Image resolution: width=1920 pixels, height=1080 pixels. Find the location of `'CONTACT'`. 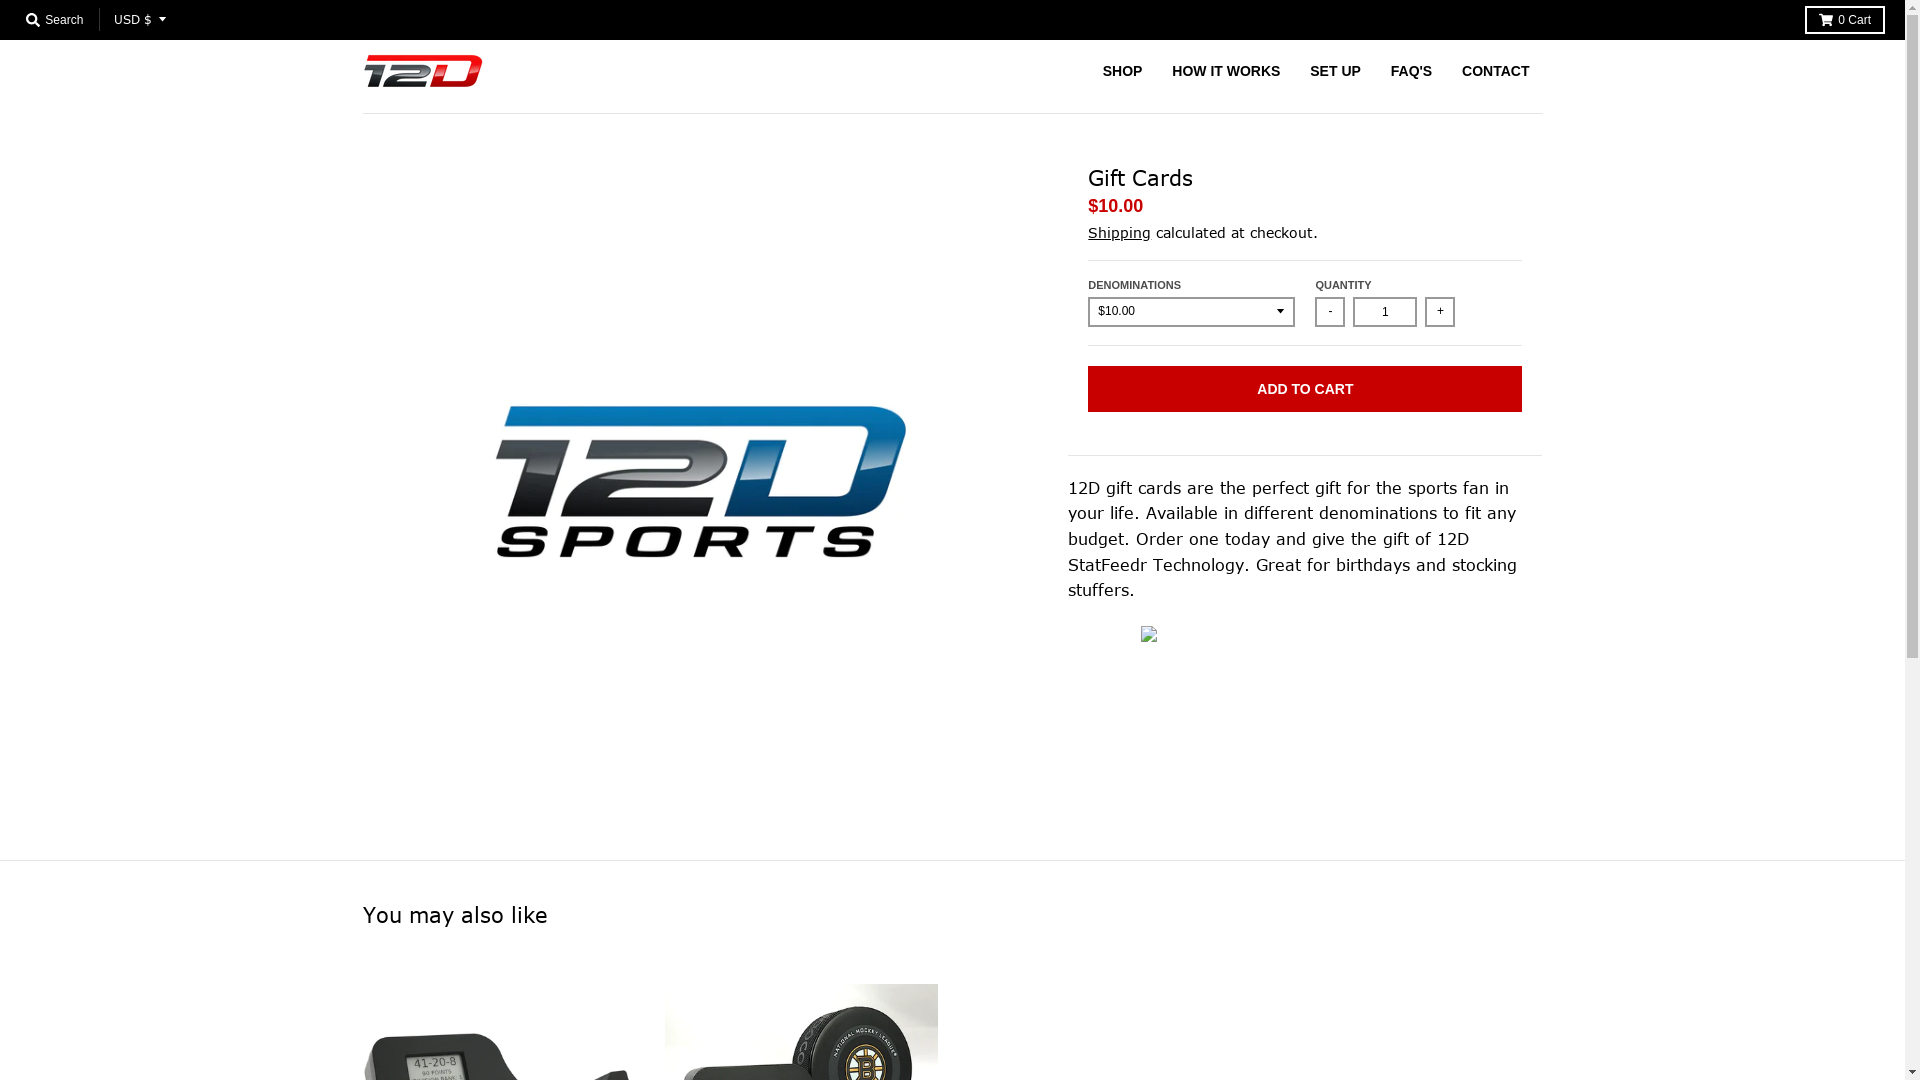

'CONTACT' is located at coordinates (1495, 69).